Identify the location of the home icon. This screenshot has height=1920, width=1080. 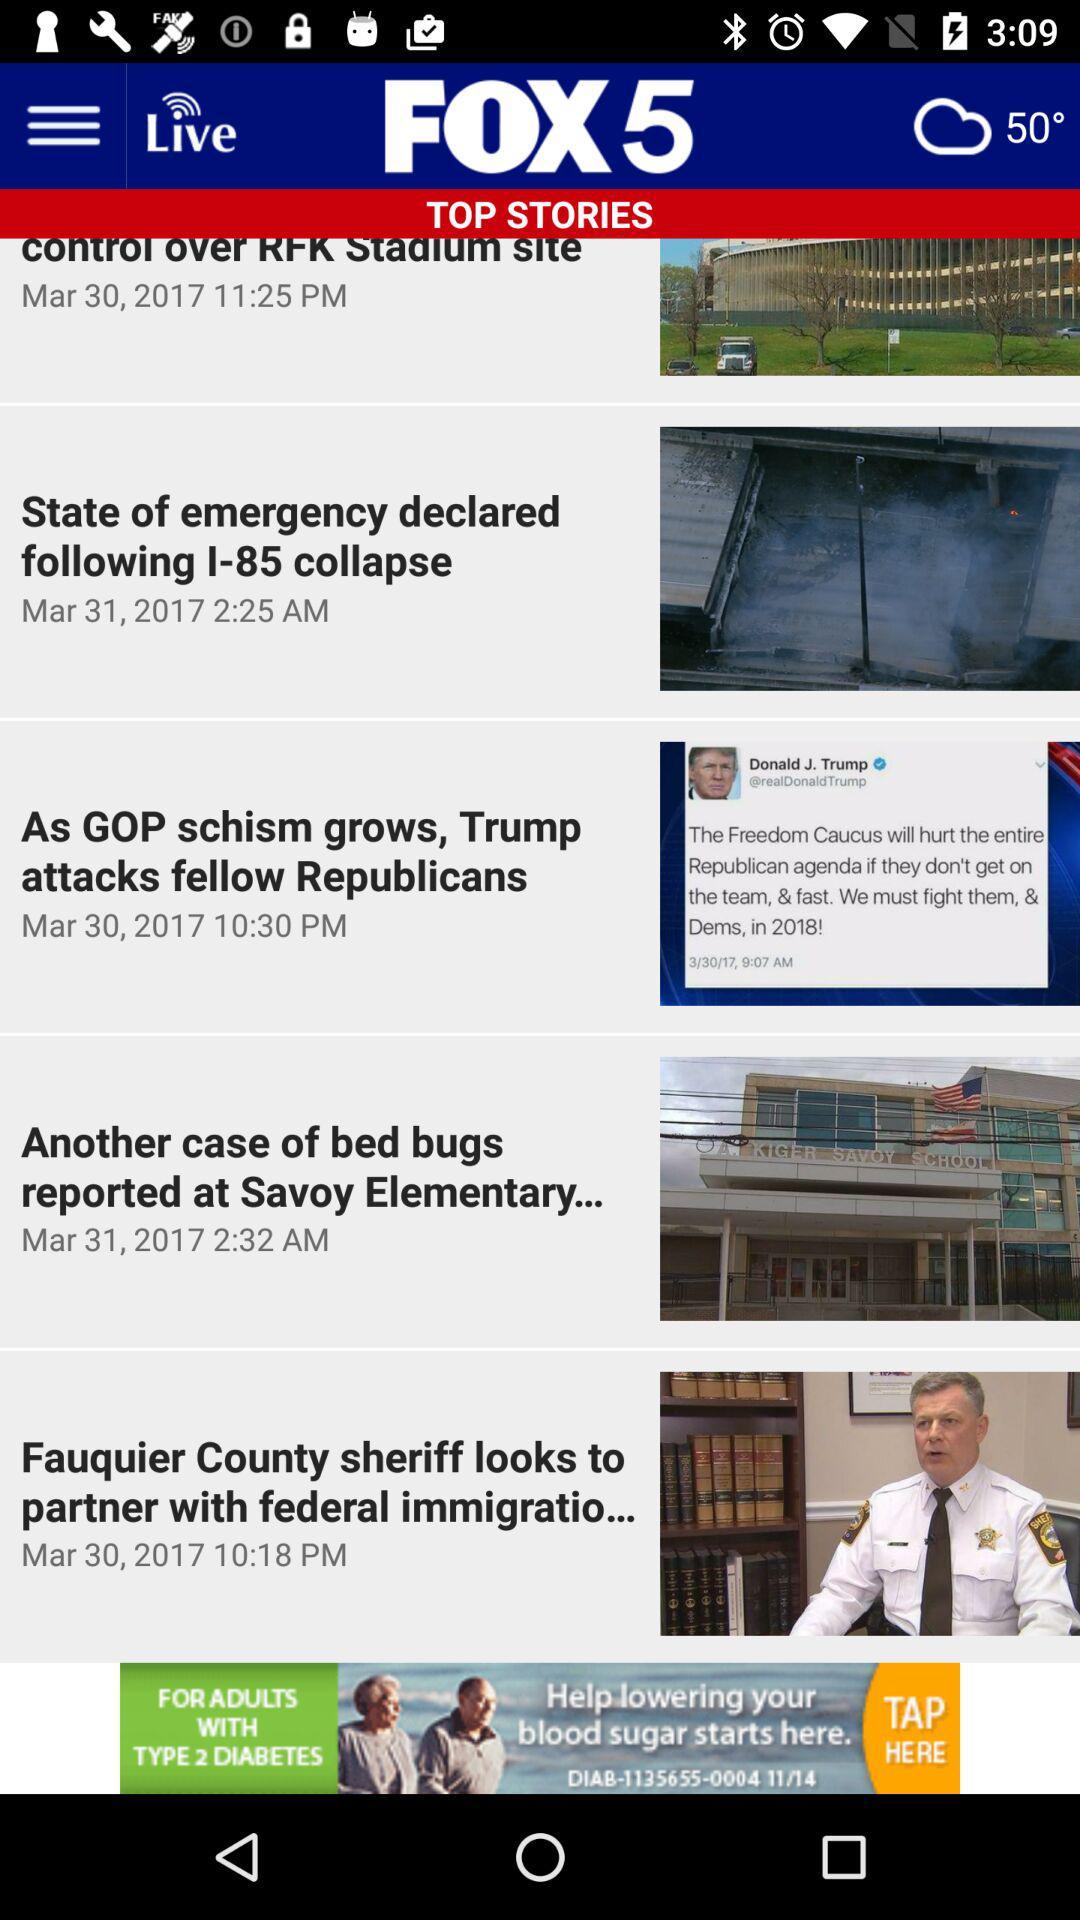
(189, 124).